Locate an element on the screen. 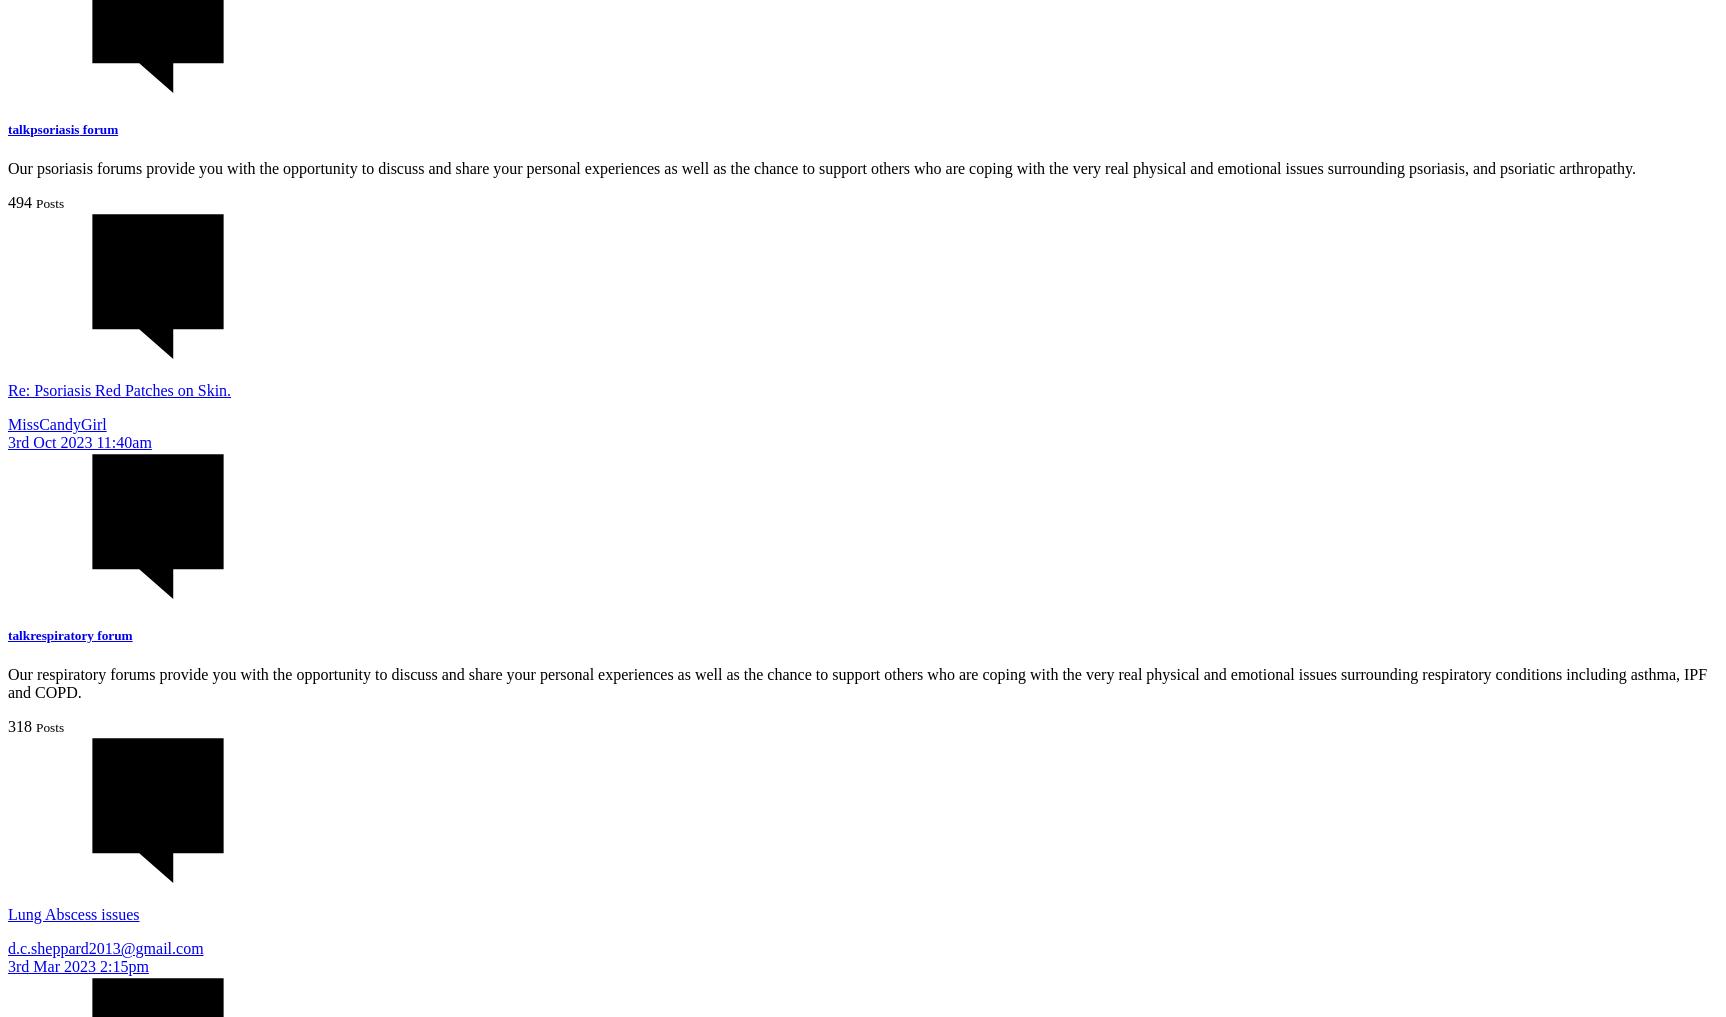  'MissCandyGirl' is located at coordinates (7, 423).